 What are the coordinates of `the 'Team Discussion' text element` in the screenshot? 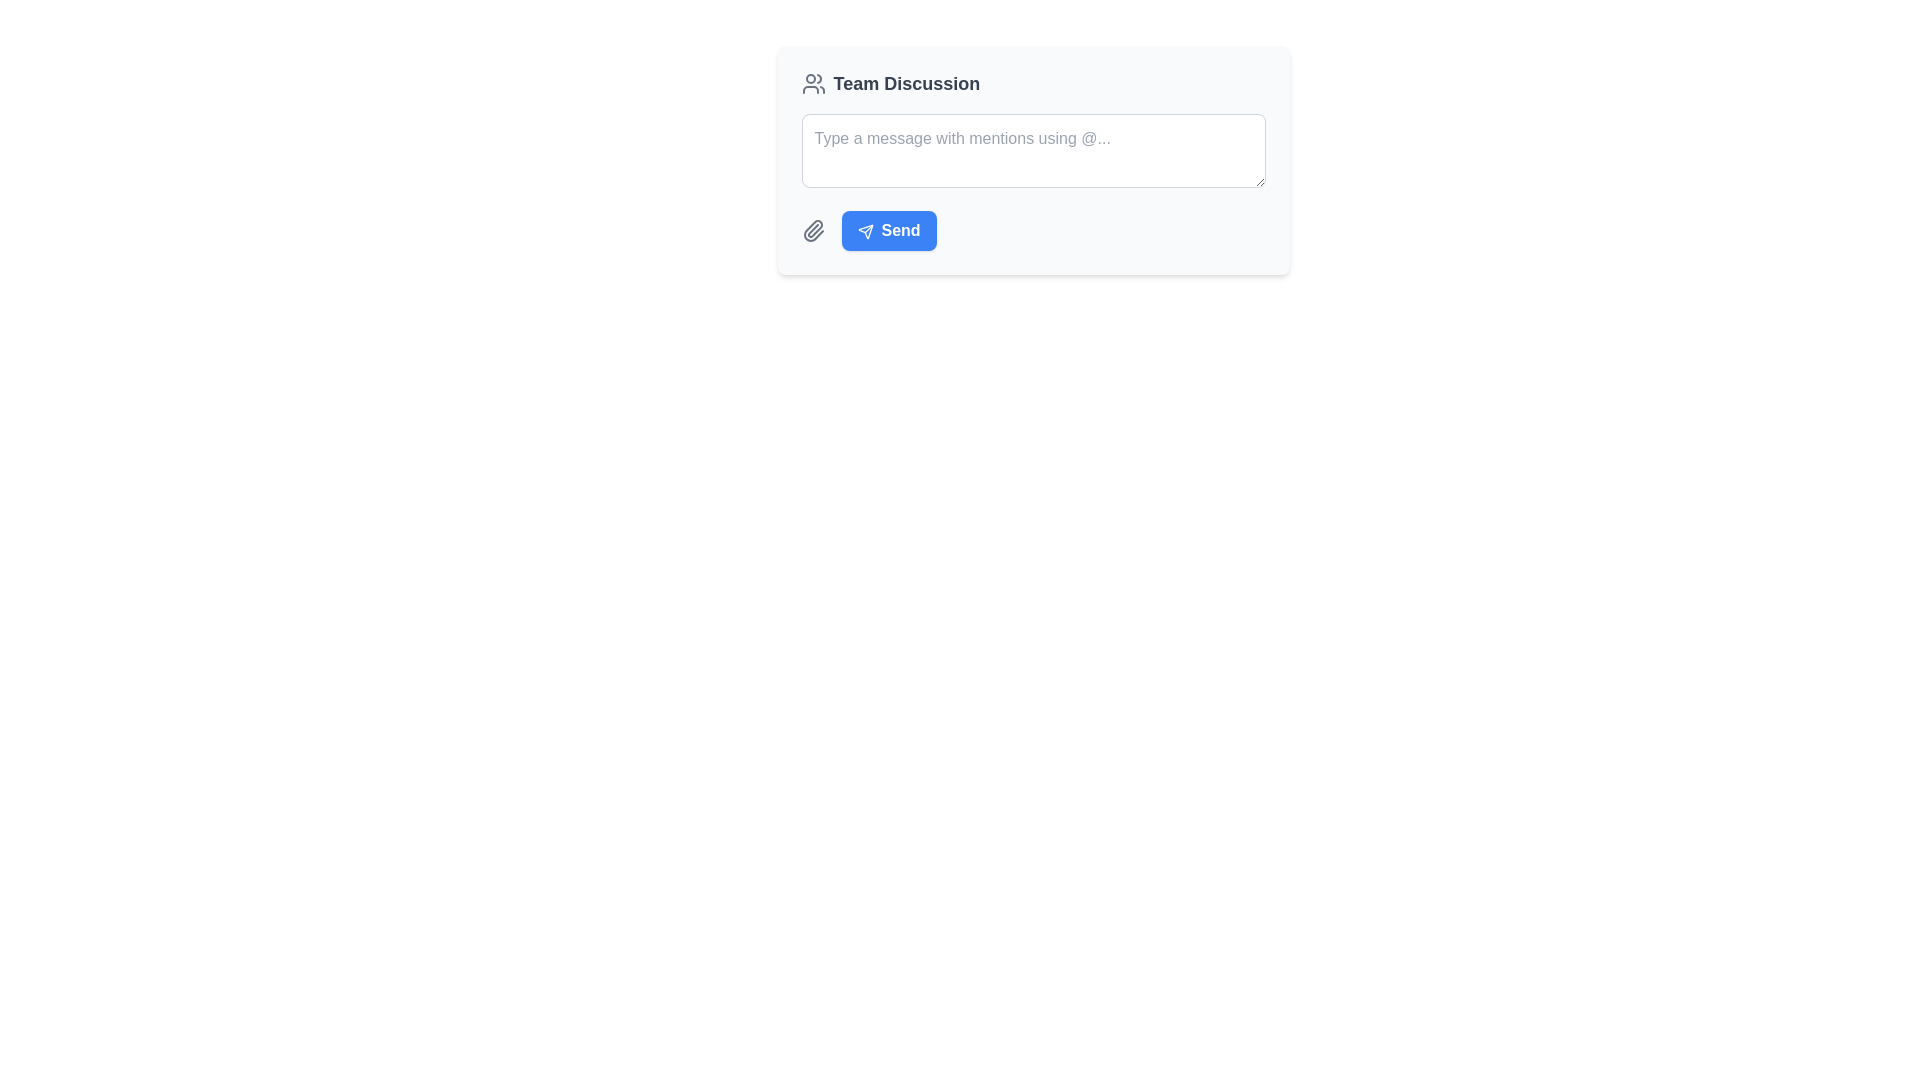 It's located at (905, 83).